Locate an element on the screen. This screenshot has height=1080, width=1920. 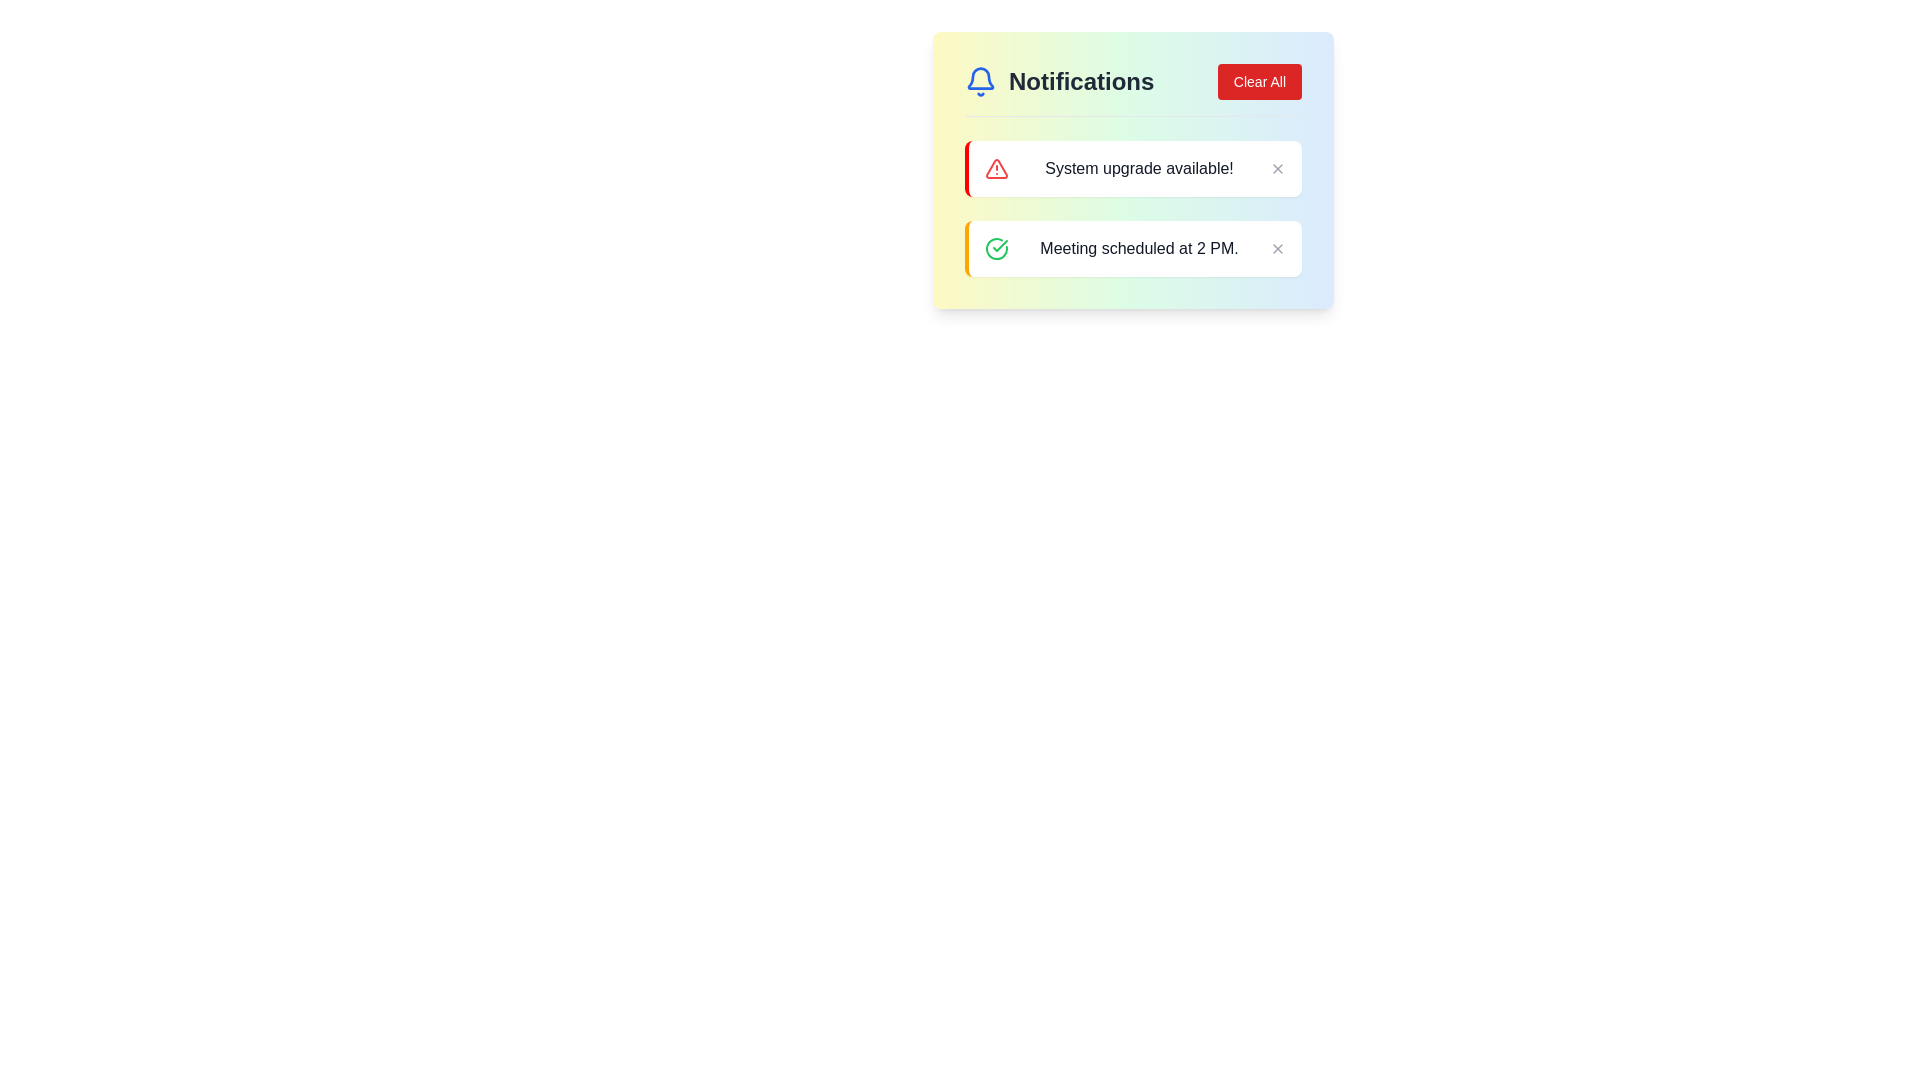
the green checkmark-shaped icon indicating confirmation for the 'Meeting scheduled at 2 PM.' is located at coordinates (1000, 245).